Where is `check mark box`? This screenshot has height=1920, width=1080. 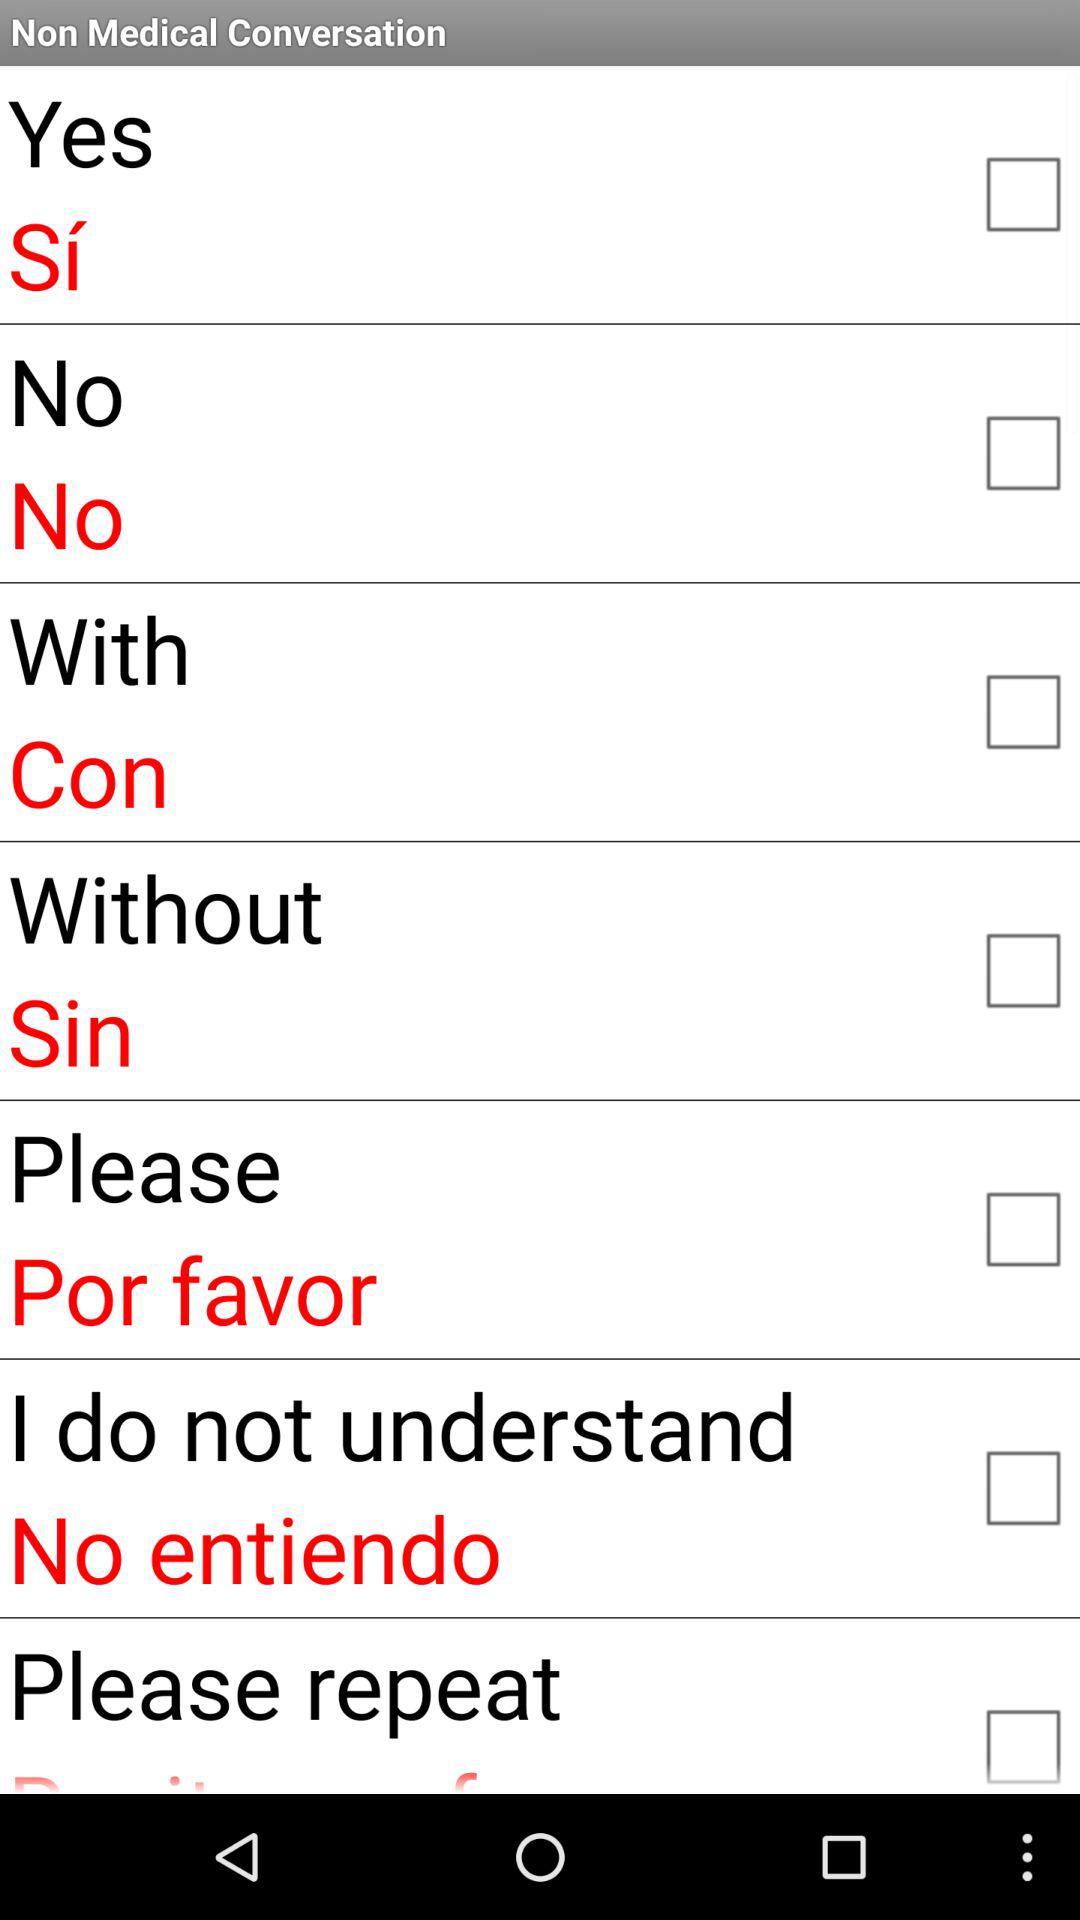
check mark box is located at coordinates (1022, 1486).